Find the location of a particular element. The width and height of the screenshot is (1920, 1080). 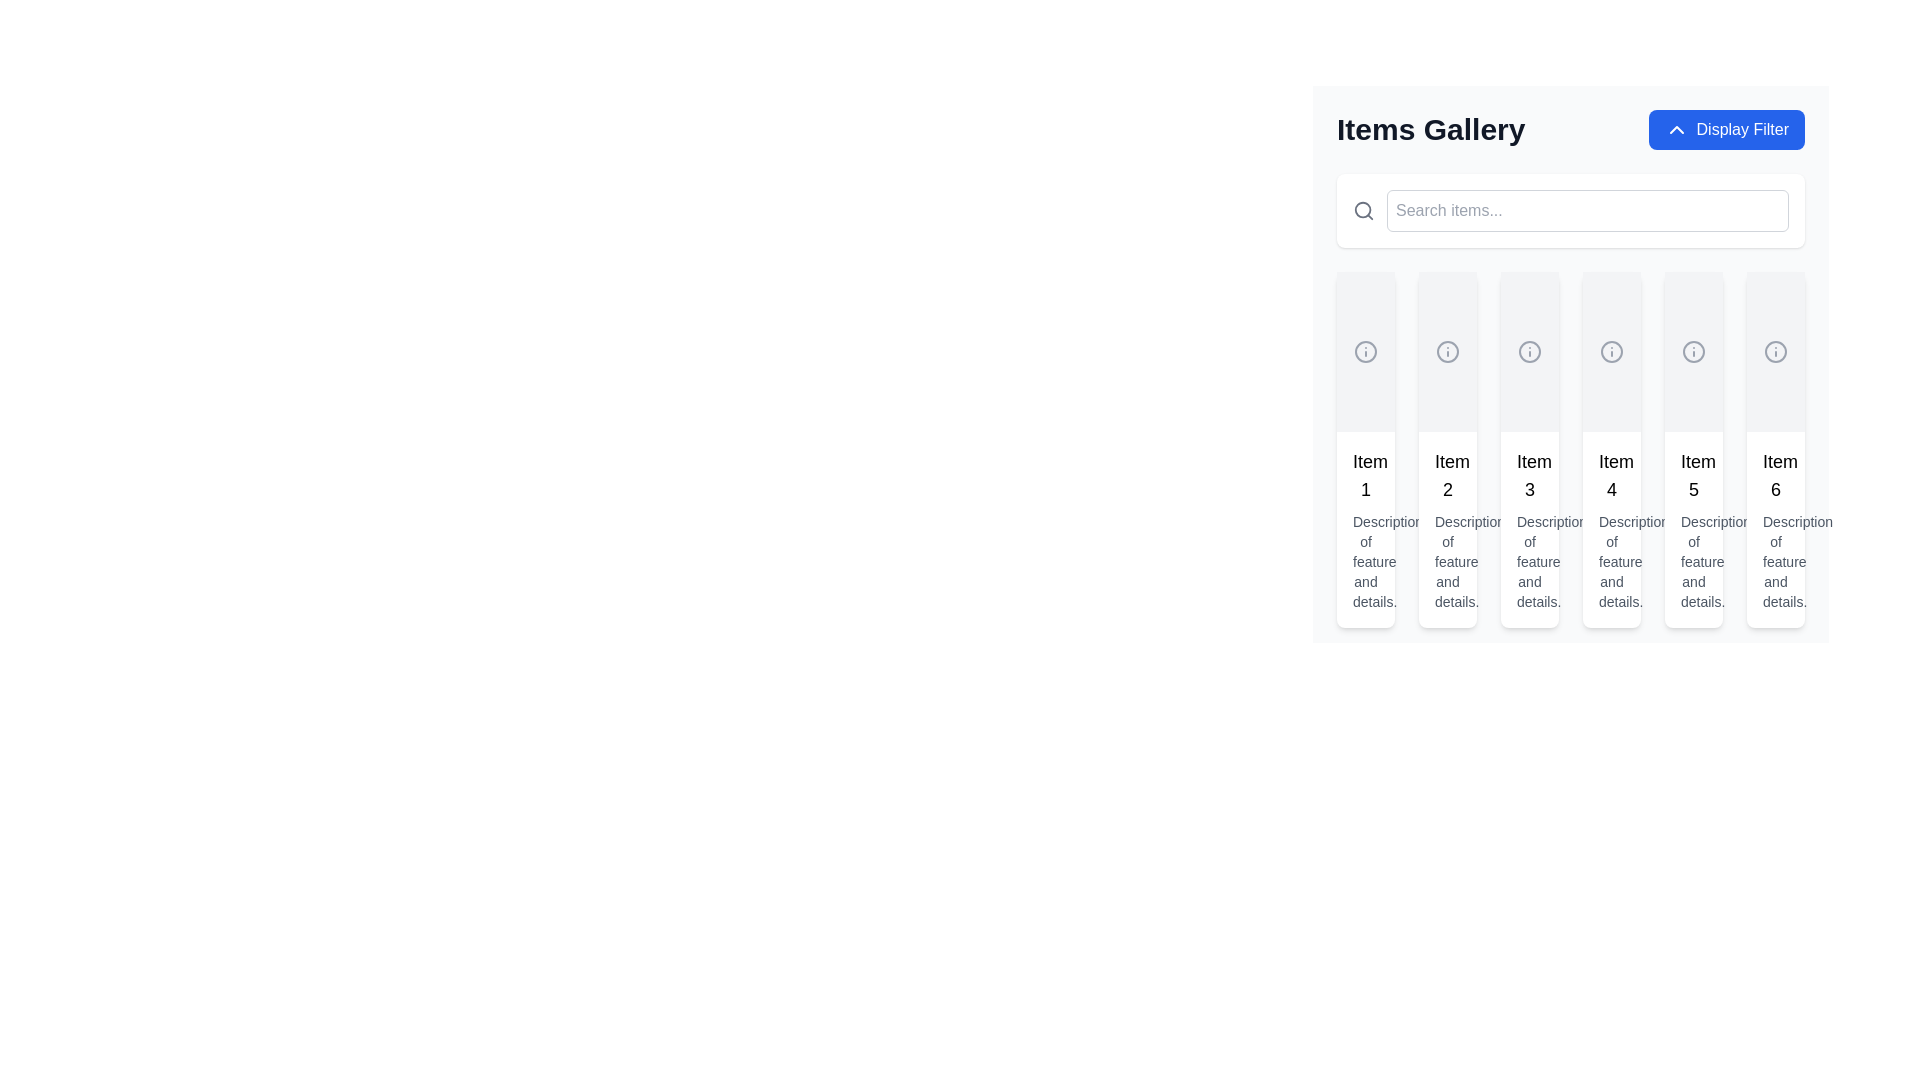

the circular icon with an exclamation mark, which is located in the top-center region of the third card in a row of six cards is located at coordinates (1529, 350).